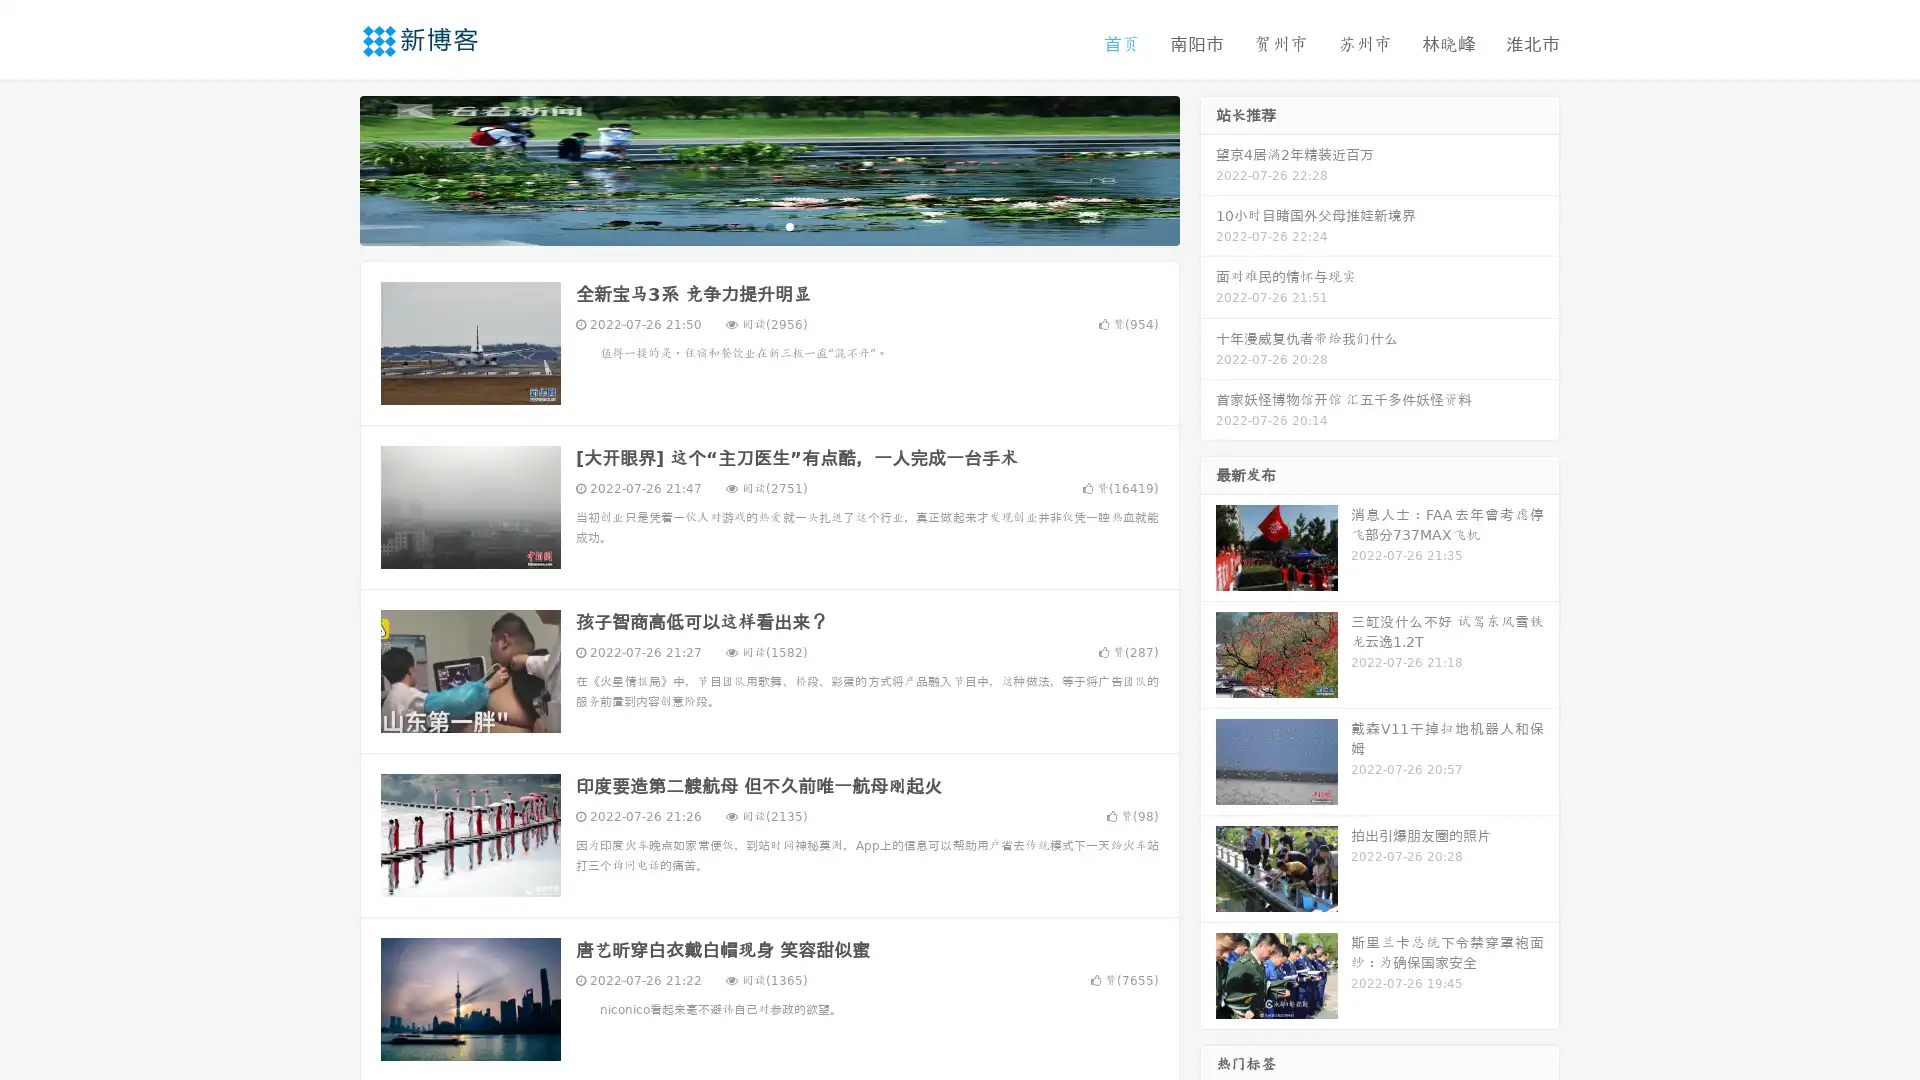 Image resolution: width=1920 pixels, height=1080 pixels. Describe the element at coordinates (748, 225) in the screenshot. I see `Go to slide 1` at that location.